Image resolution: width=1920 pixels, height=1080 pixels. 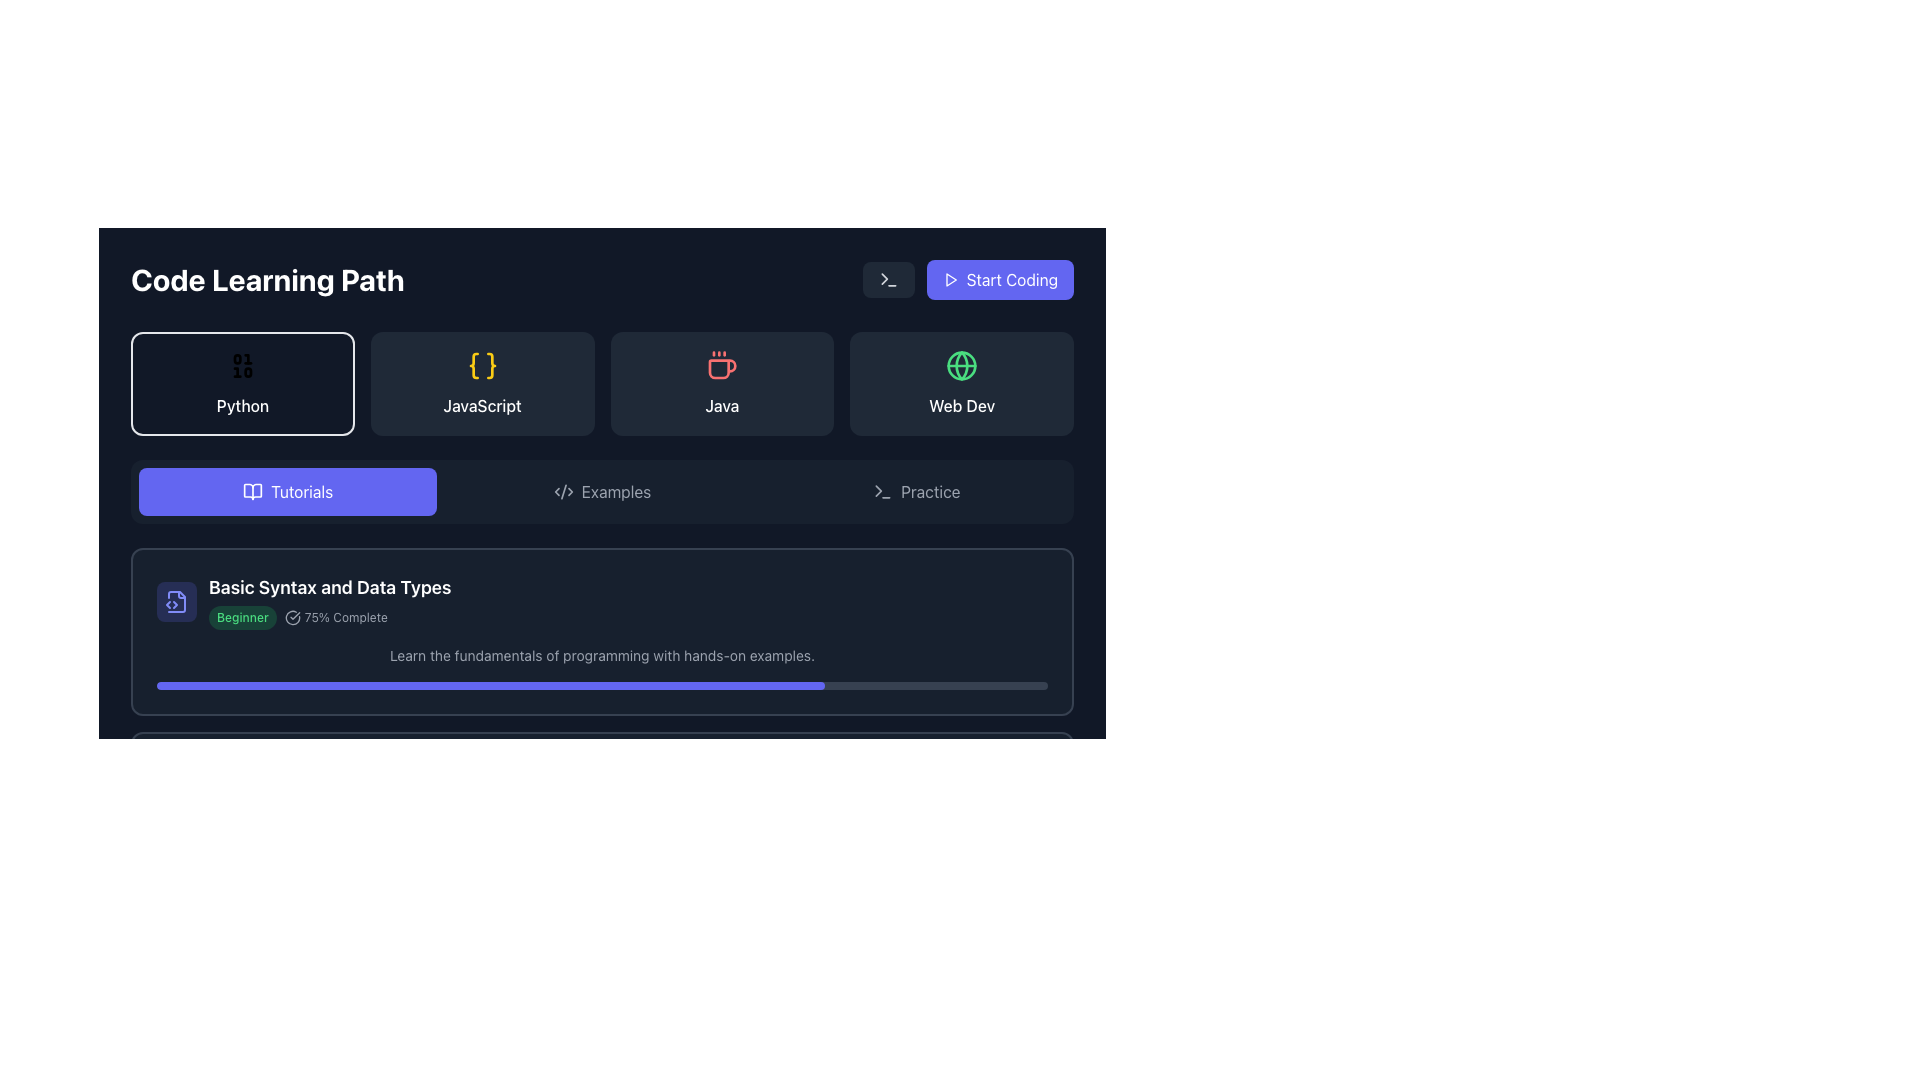 What do you see at coordinates (1012, 280) in the screenshot?
I see `the text label of the interactive button located at the top right of the interface to initiate a coding activity` at bounding box center [1012, 280].